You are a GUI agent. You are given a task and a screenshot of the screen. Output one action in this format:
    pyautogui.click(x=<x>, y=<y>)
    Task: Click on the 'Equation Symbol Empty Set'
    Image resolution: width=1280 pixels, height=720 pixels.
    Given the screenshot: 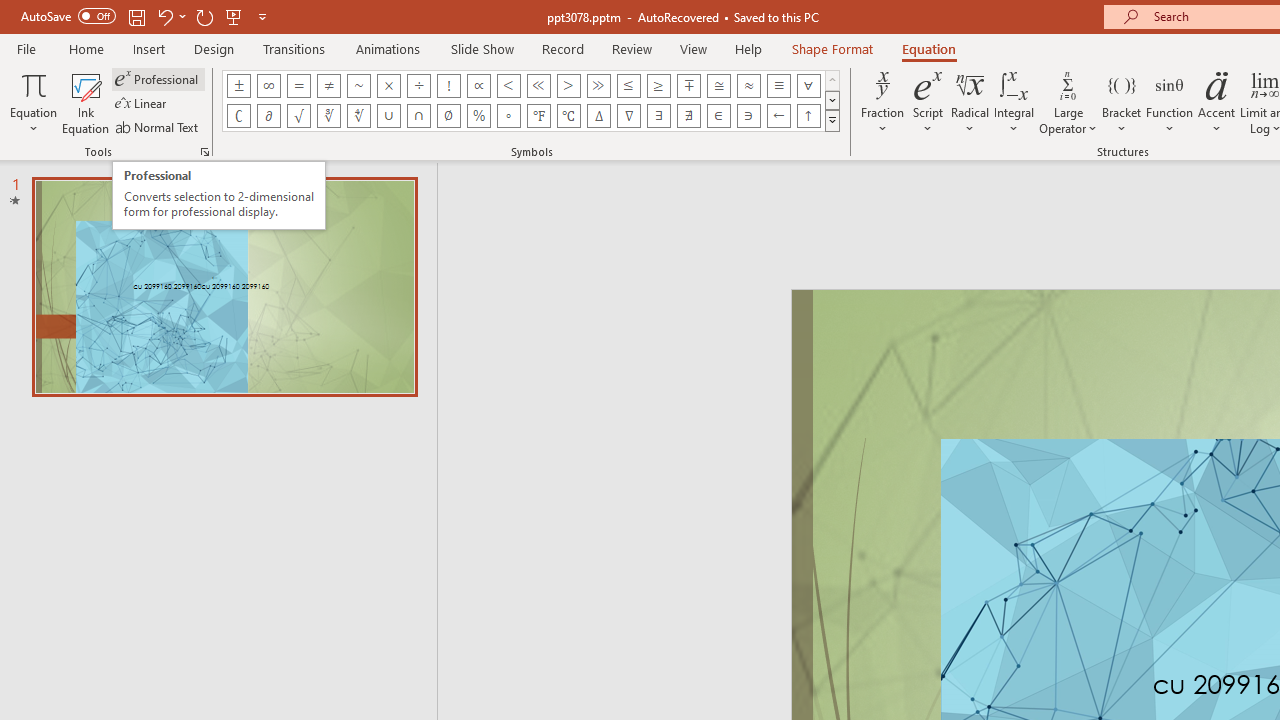 What is the action you would take?
    pyautogui.click(x=447, y=115)
    